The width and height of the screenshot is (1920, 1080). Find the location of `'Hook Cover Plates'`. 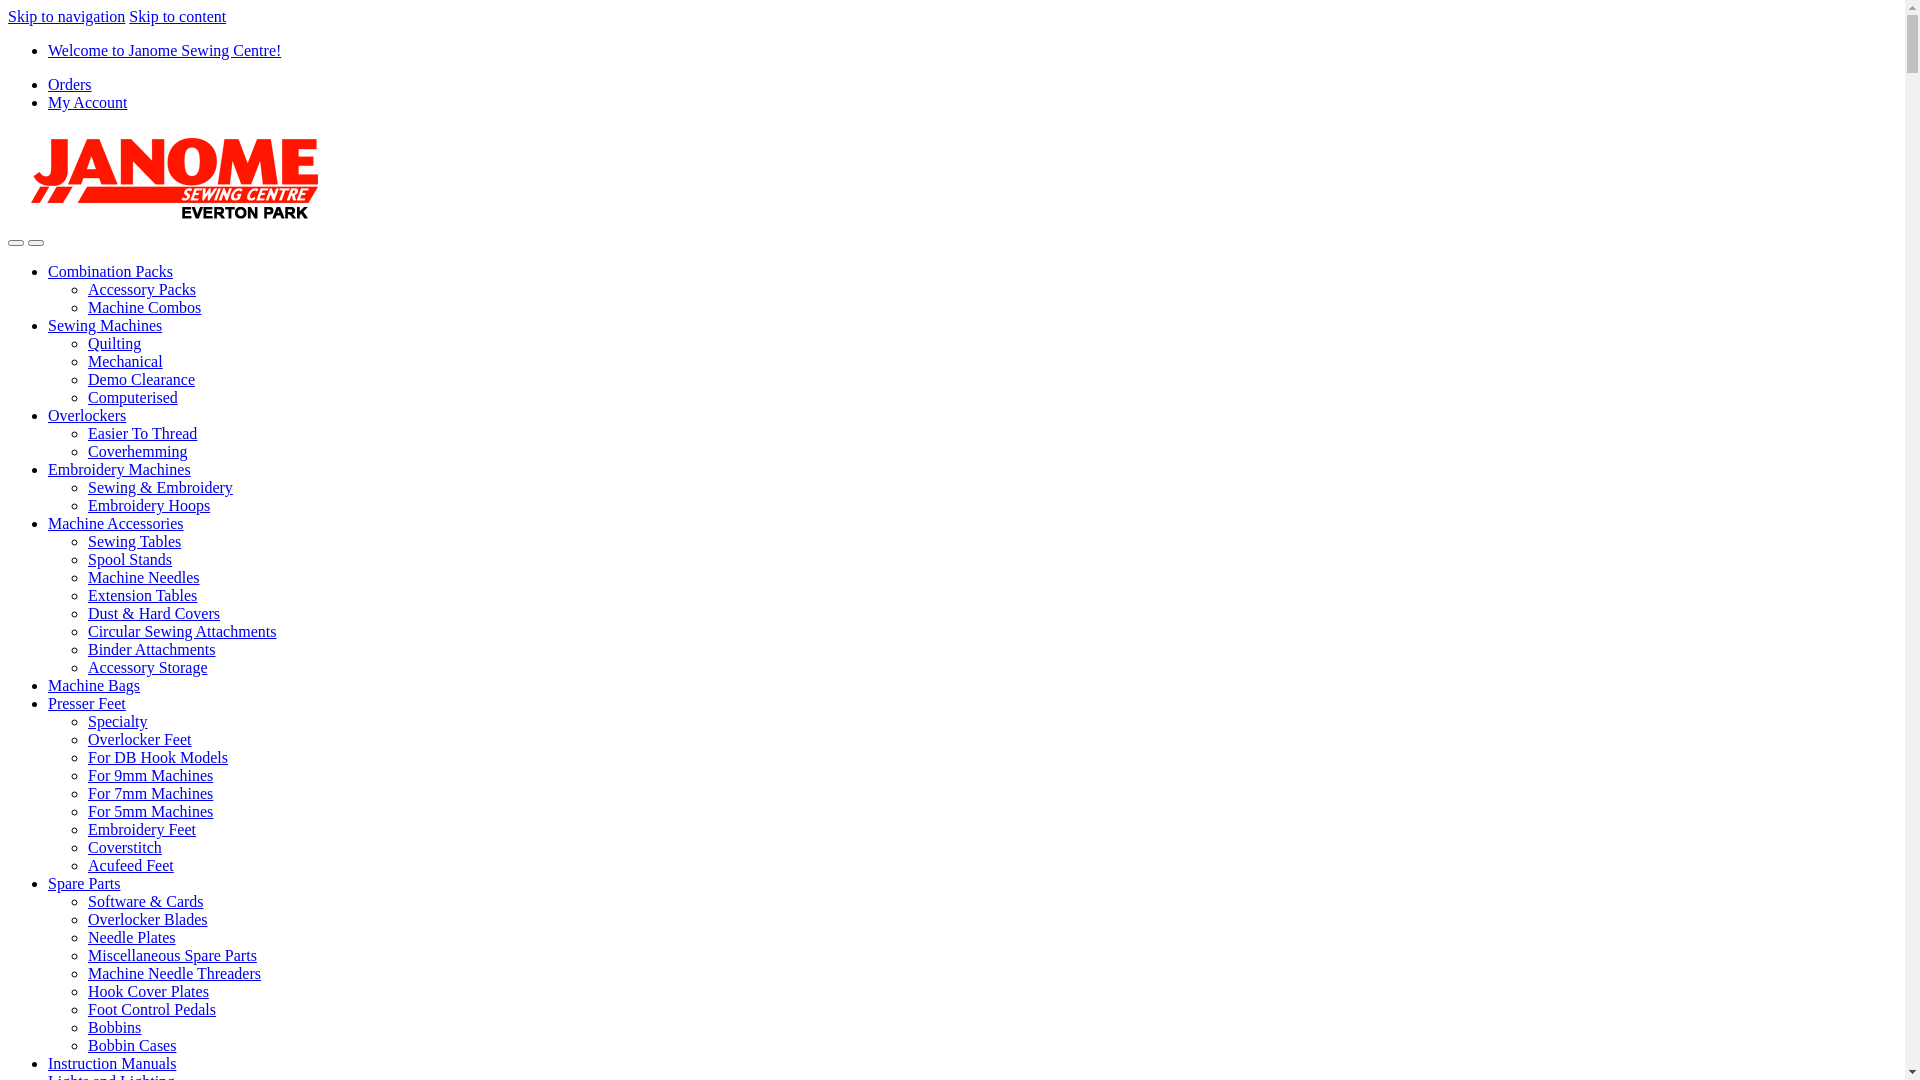

'Hook Cover Plates' is located at coordinates (86, 991).